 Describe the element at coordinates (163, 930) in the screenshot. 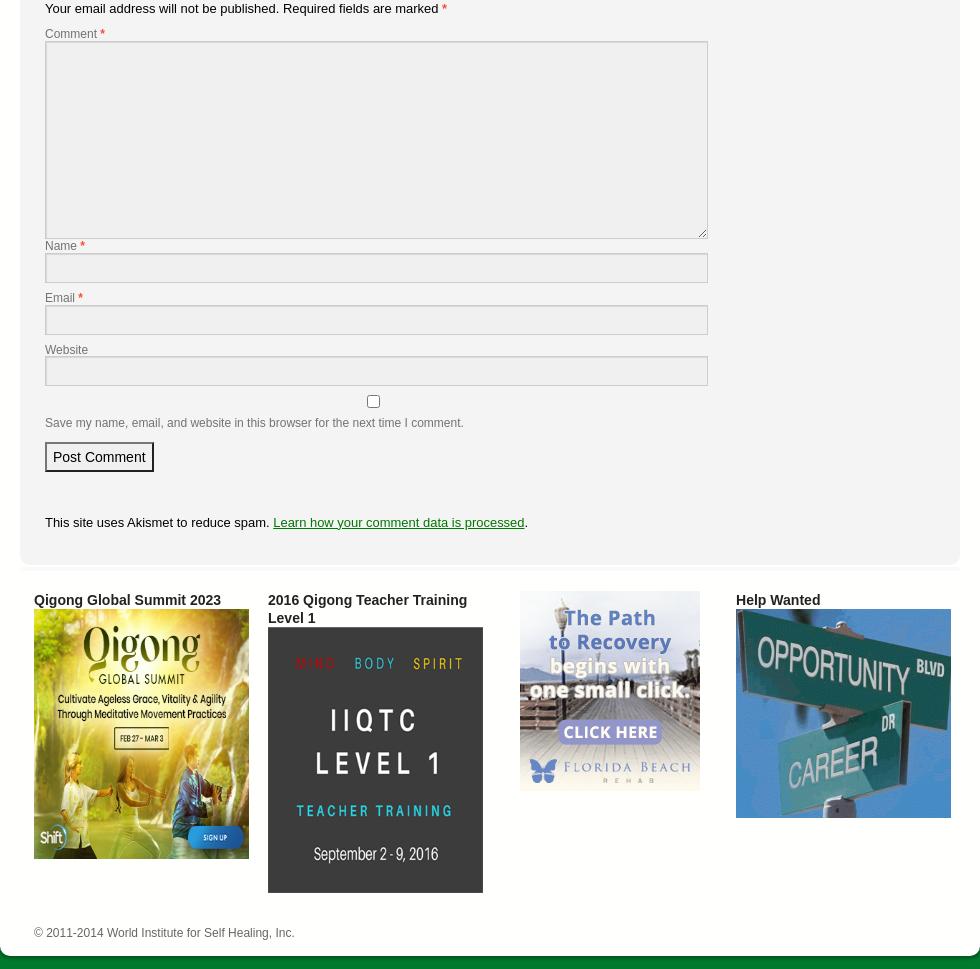

I see `'© 2011-2014 World Institute for Self Healing, Inc.'` at that location.